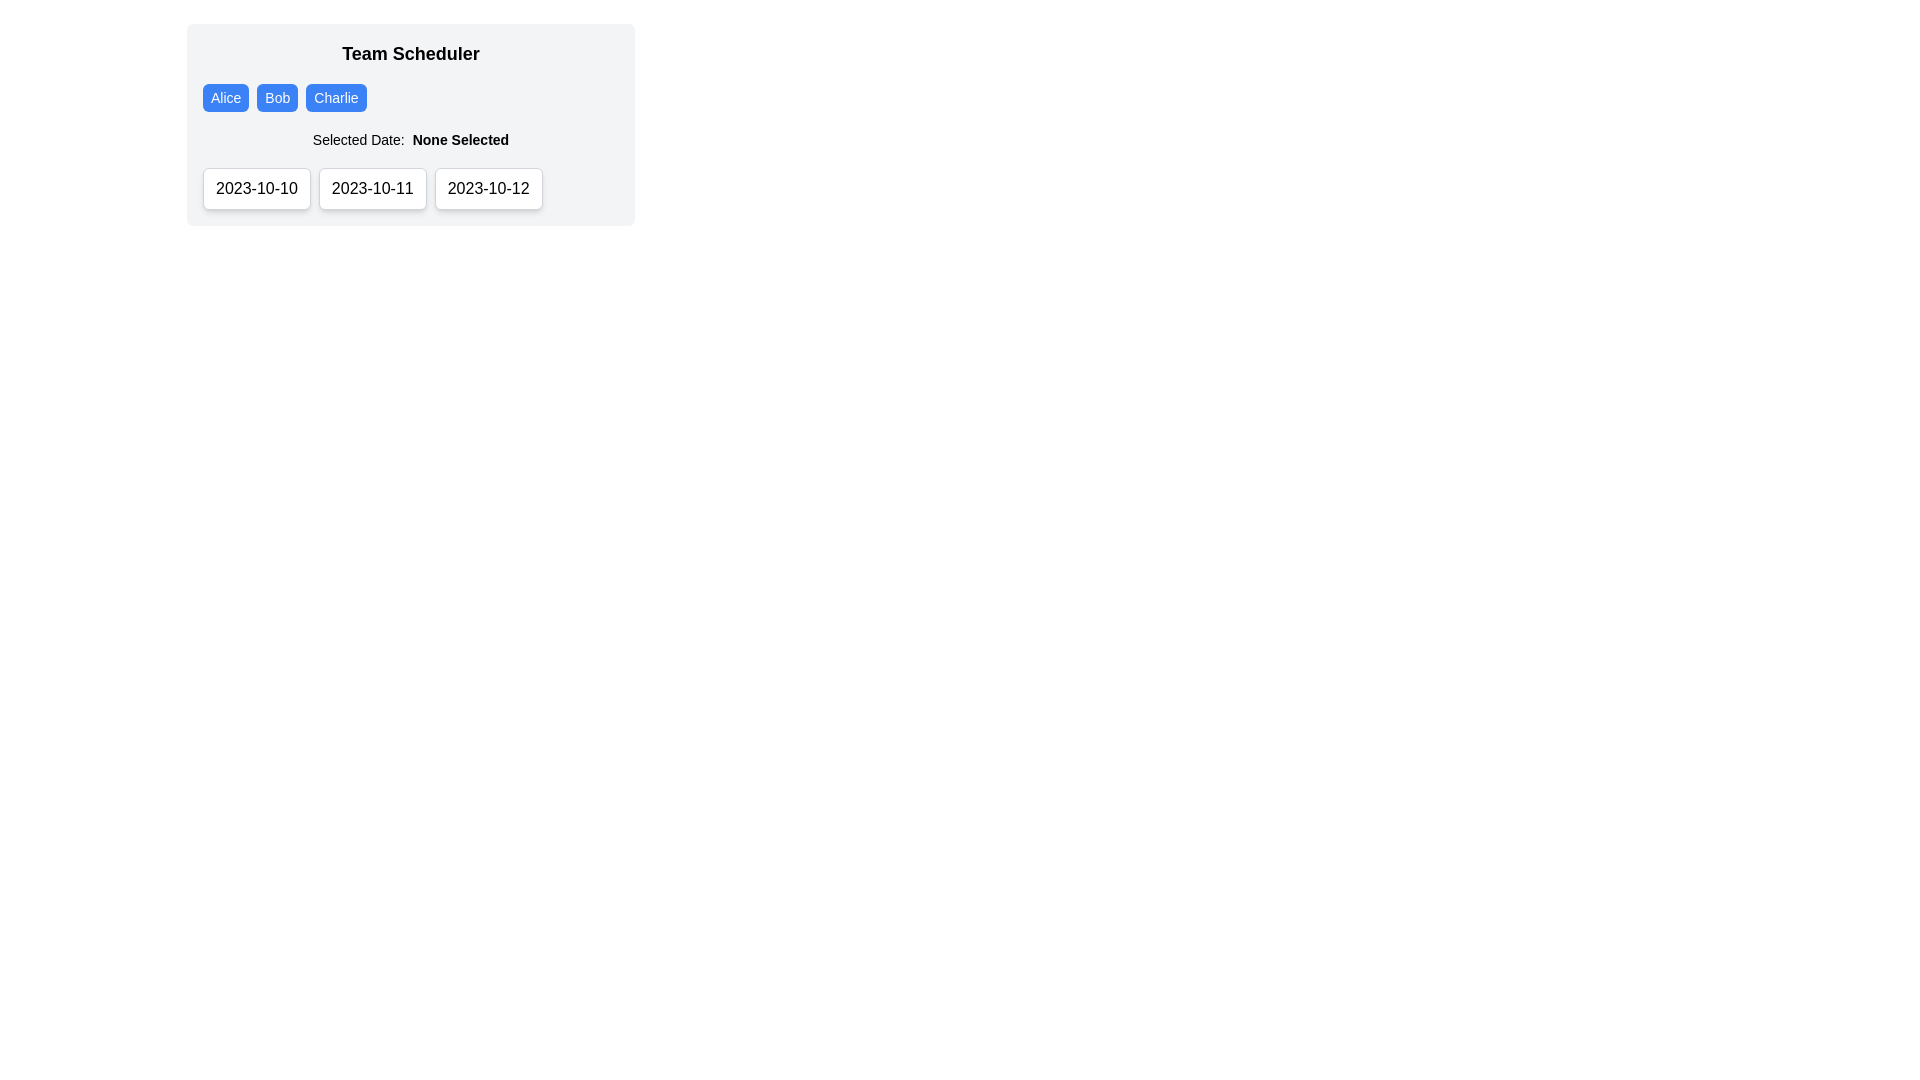 The image size is (1920, 1080). Describe the element at coordinates (336, 97) in the screenshot. I see `the 'Charlie' button located in the horizontal group of buttons for selecting the entity 'Charlie' in the Team Scheduler interface` at that location.